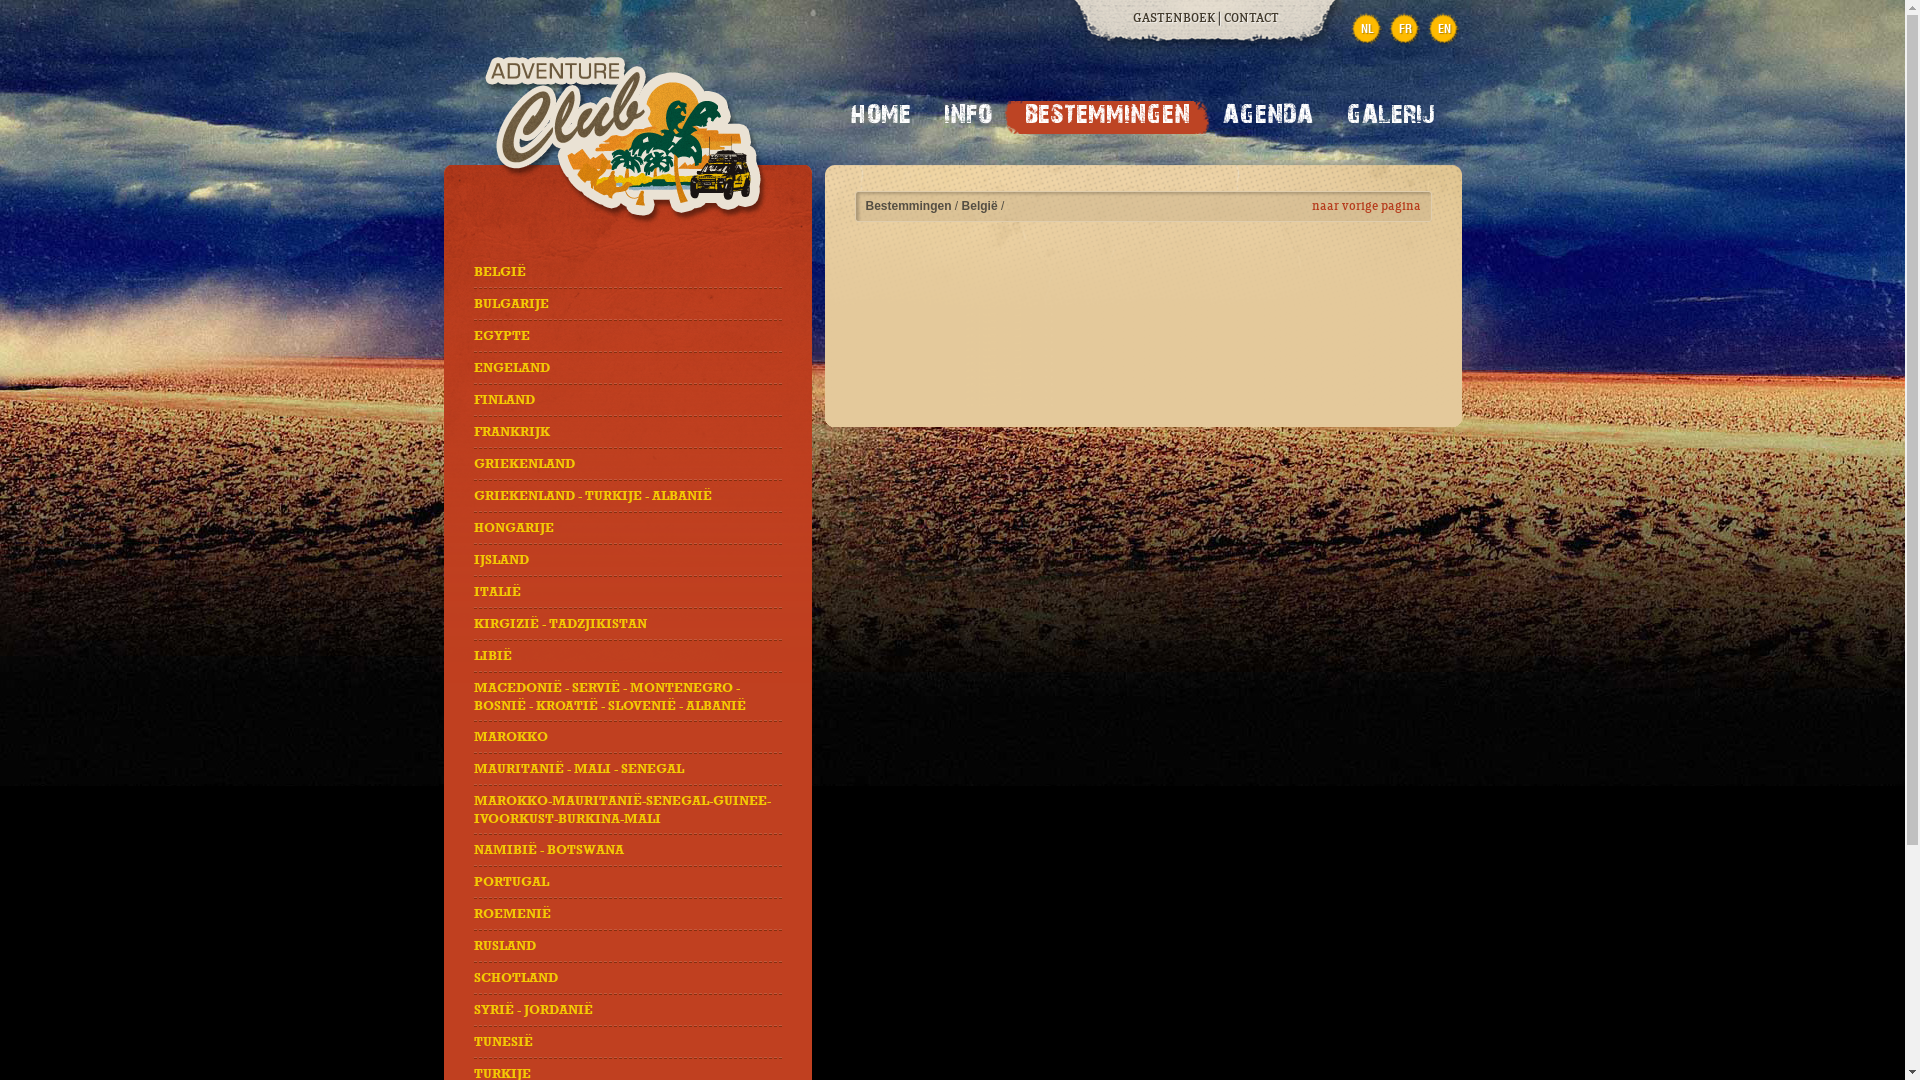 Image resolution: width=1920 pixels, height=1080 pixels. Describe the element at coordinates (1366, 29) in the screenshot. I see `'NL'` at that location.